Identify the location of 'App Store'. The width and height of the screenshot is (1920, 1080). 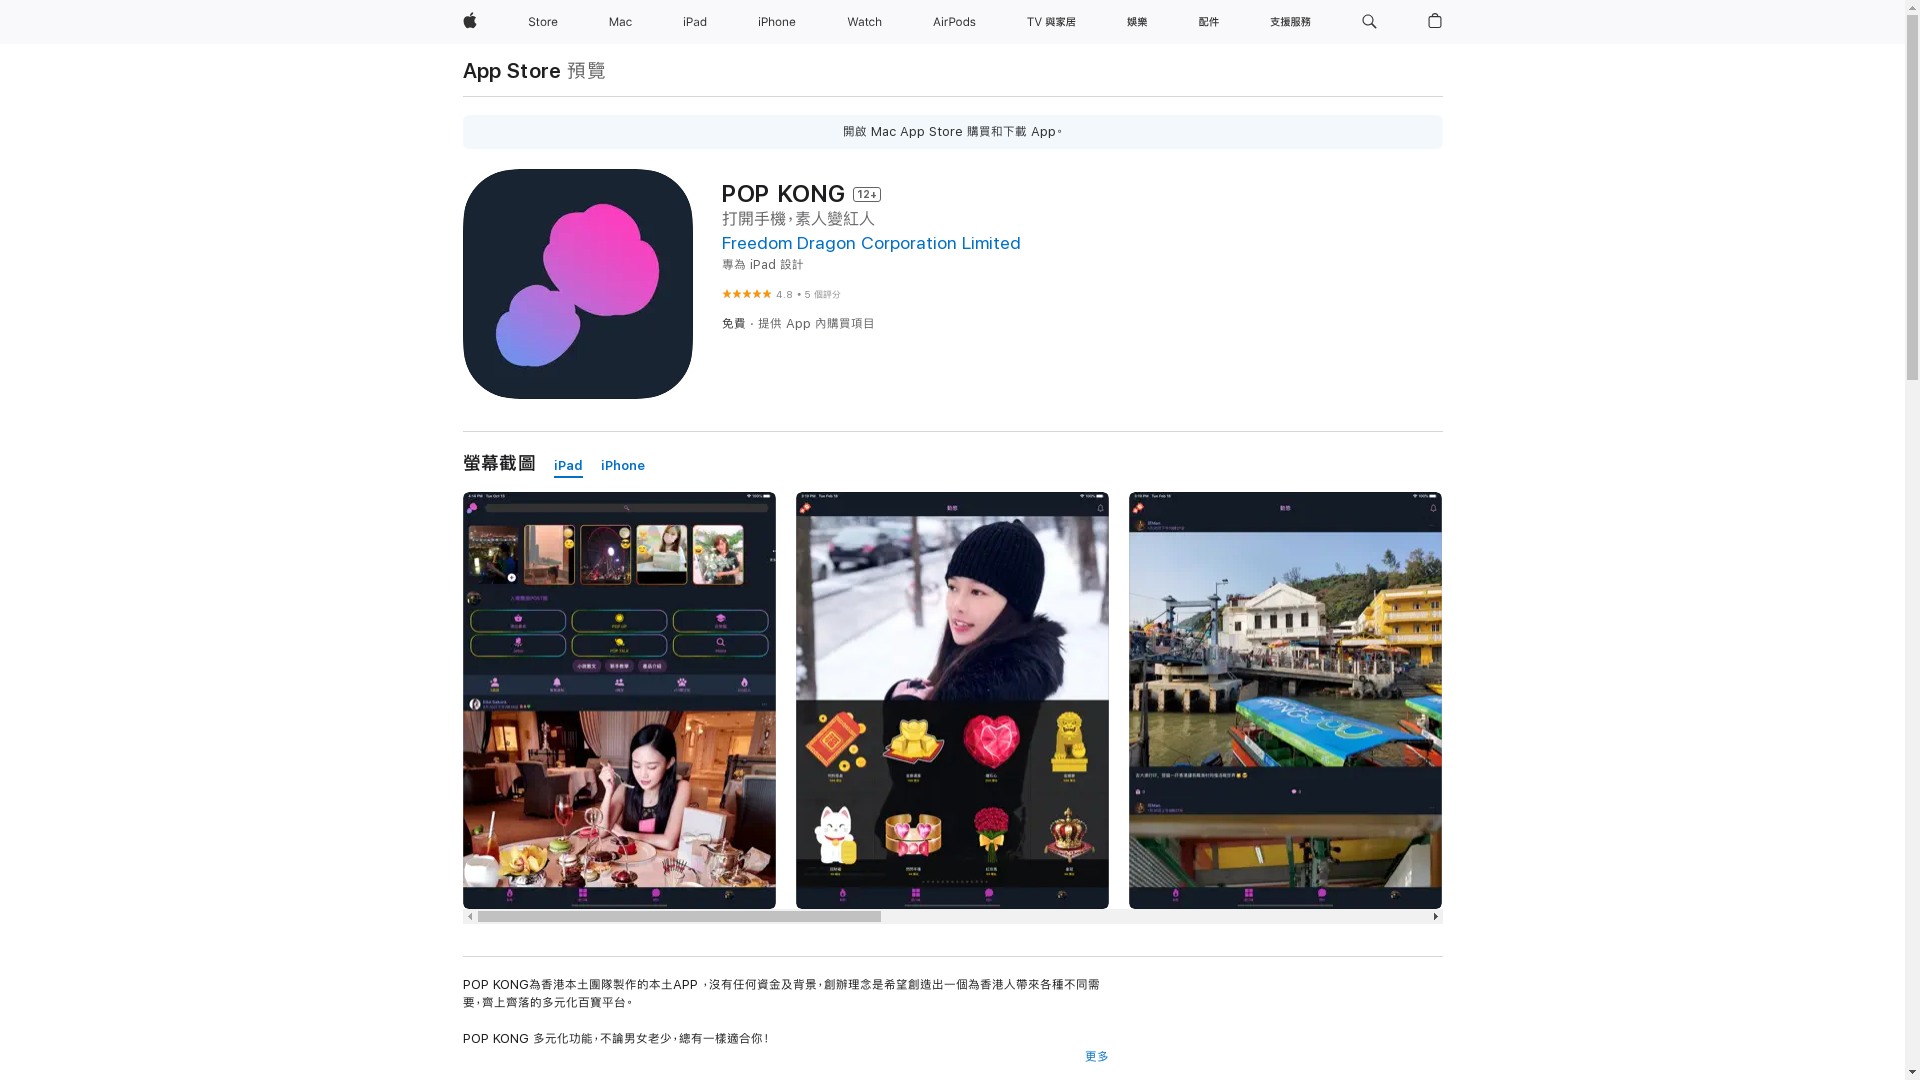
(511, 69).